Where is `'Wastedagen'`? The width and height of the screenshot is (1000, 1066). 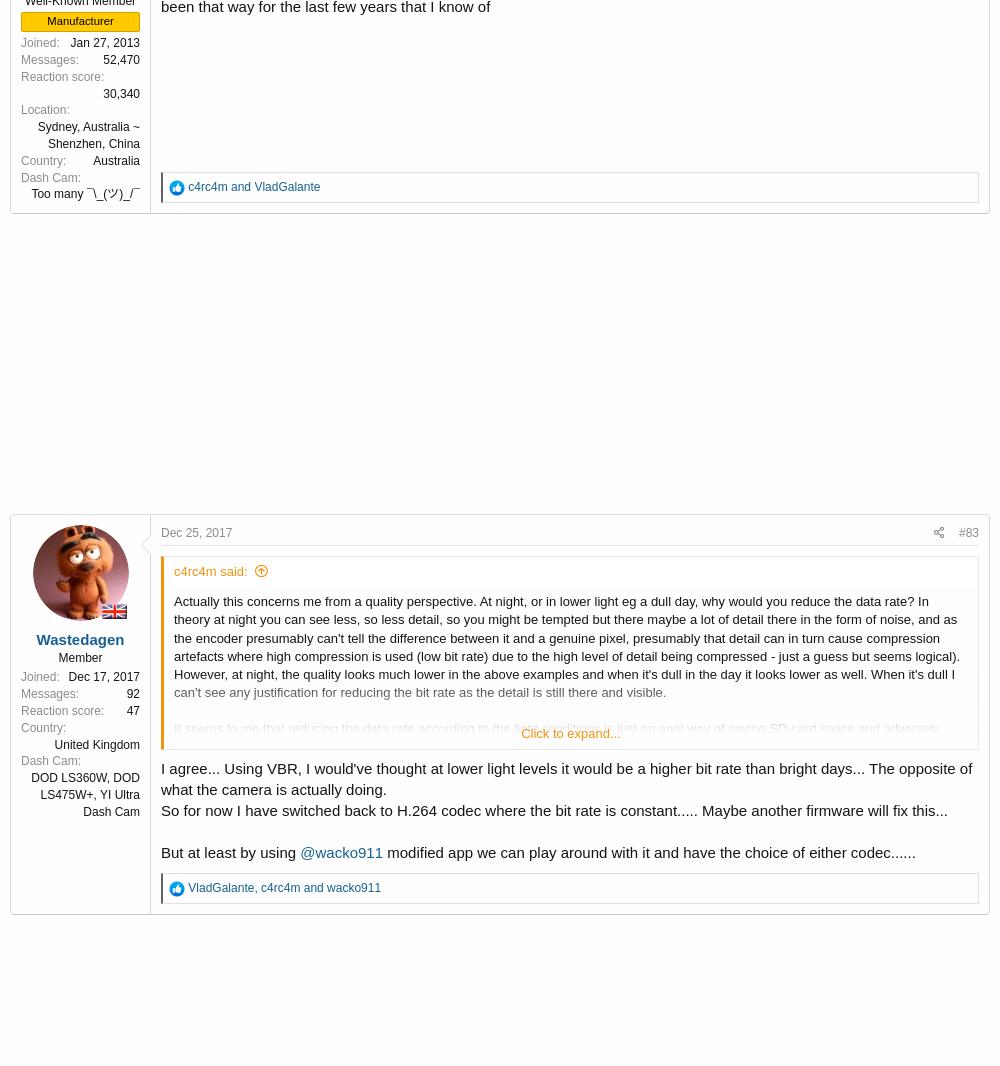
'Wastedagen' is located at coordinates (36, 637).